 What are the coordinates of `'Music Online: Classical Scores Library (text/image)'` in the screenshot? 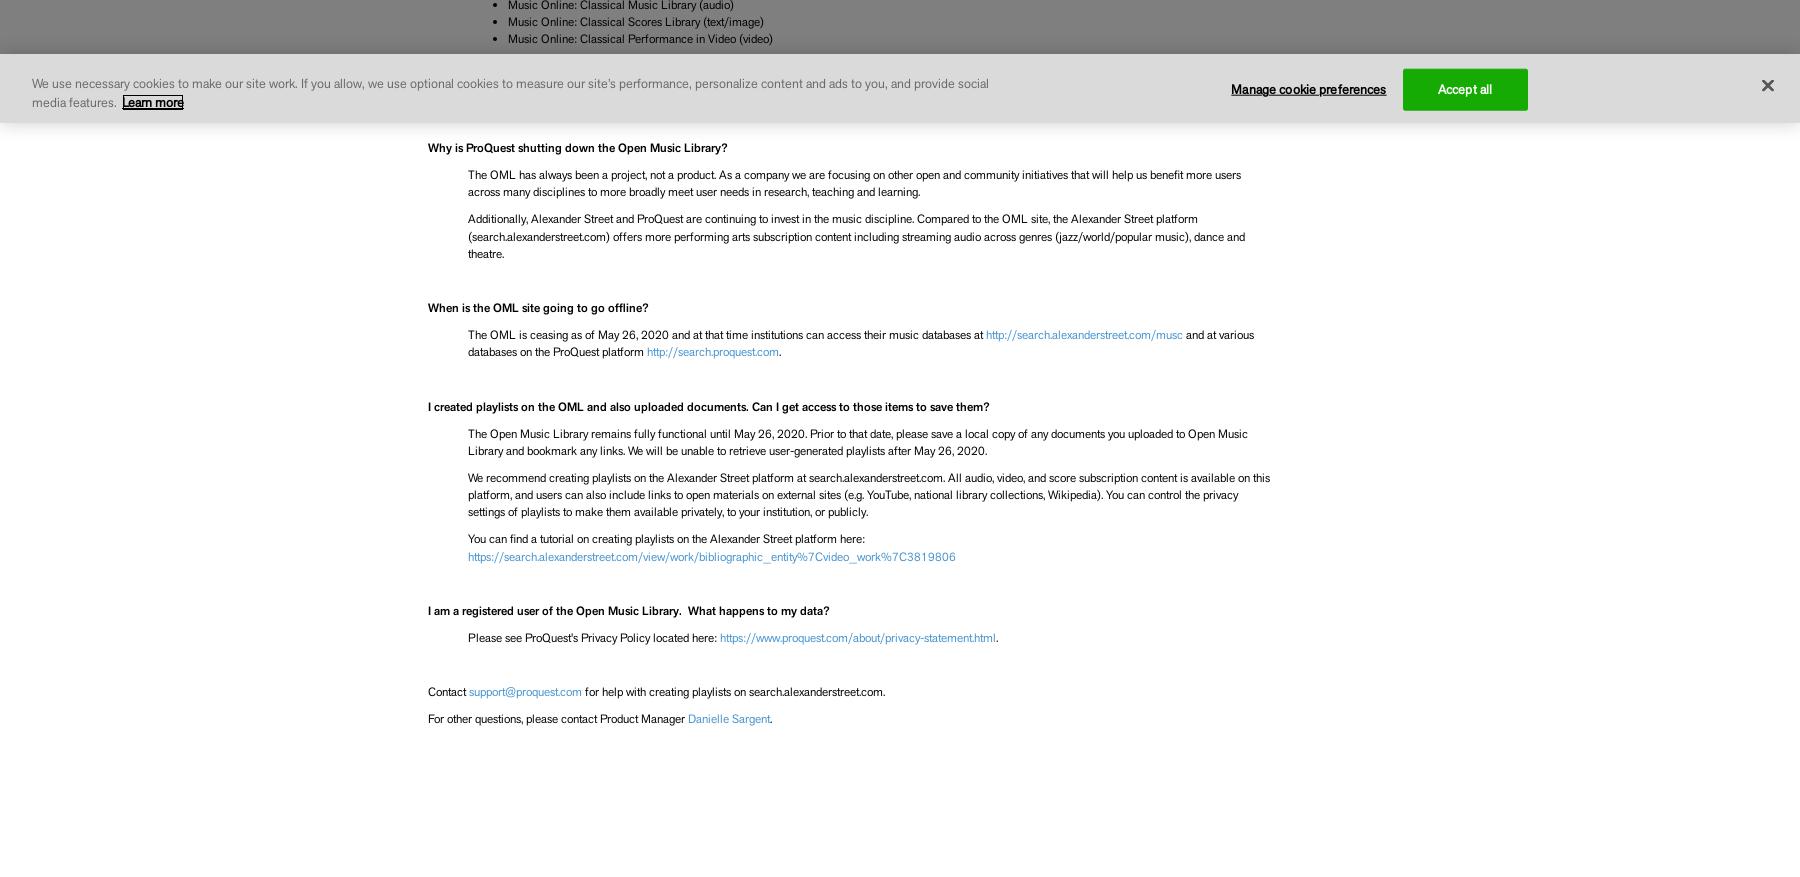 It's located at (635, 21).